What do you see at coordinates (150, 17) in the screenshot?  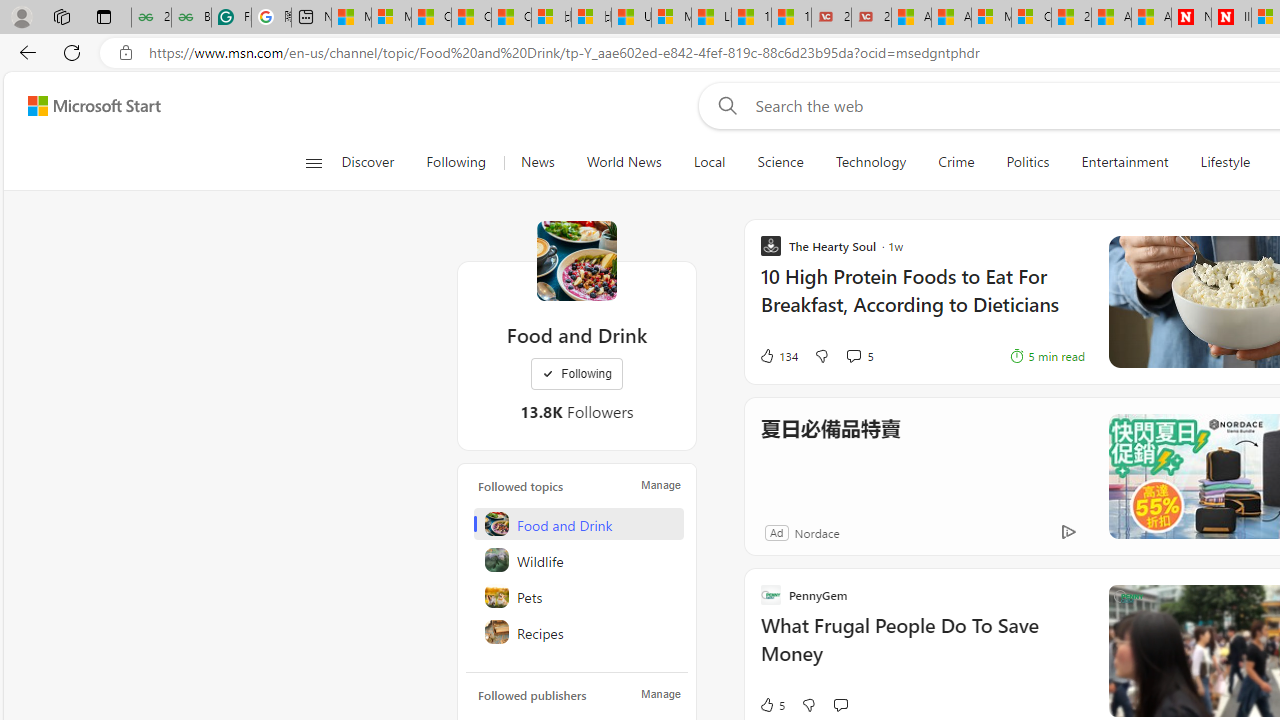 I see `'25 Basic Linux Commands For Beginners - GeeksforGeeks'` at bounding box center [150, 17].